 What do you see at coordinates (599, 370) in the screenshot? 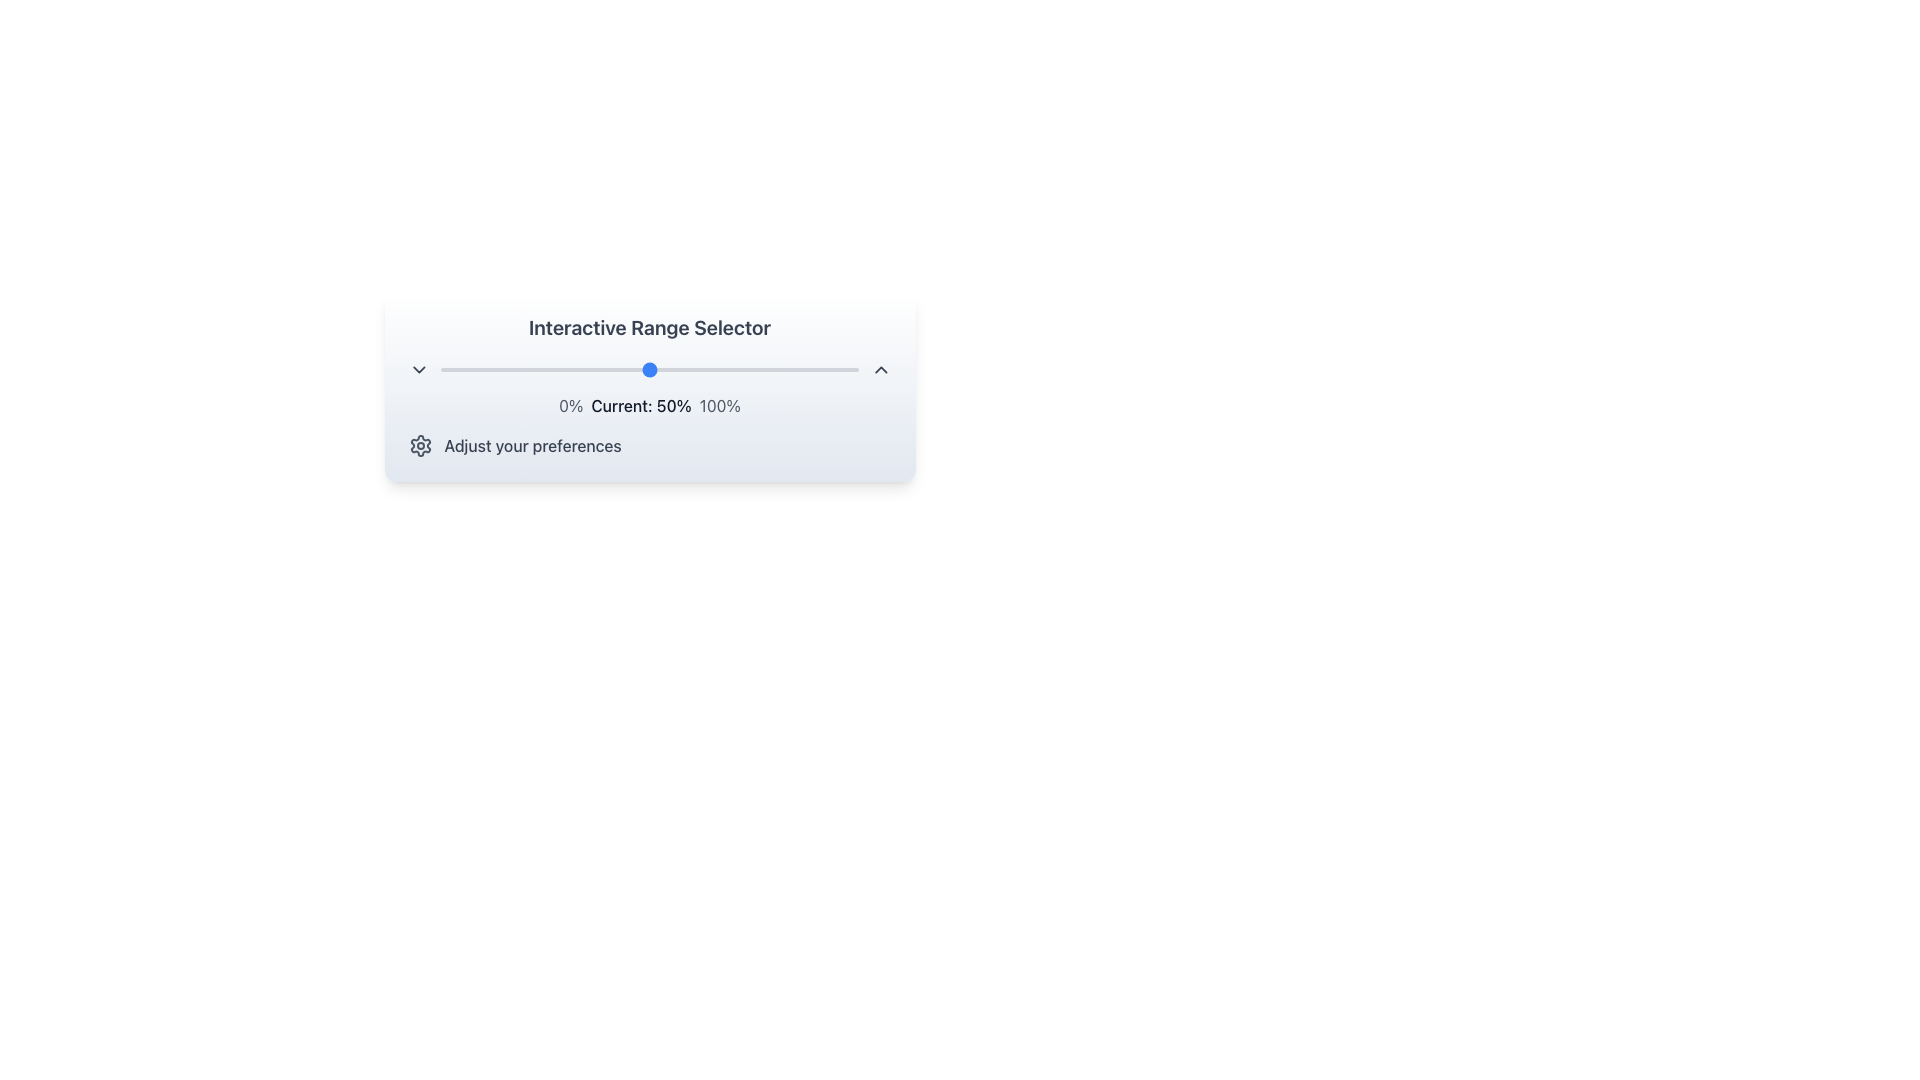
I see `the slider value` at bounding box center [599, 370].